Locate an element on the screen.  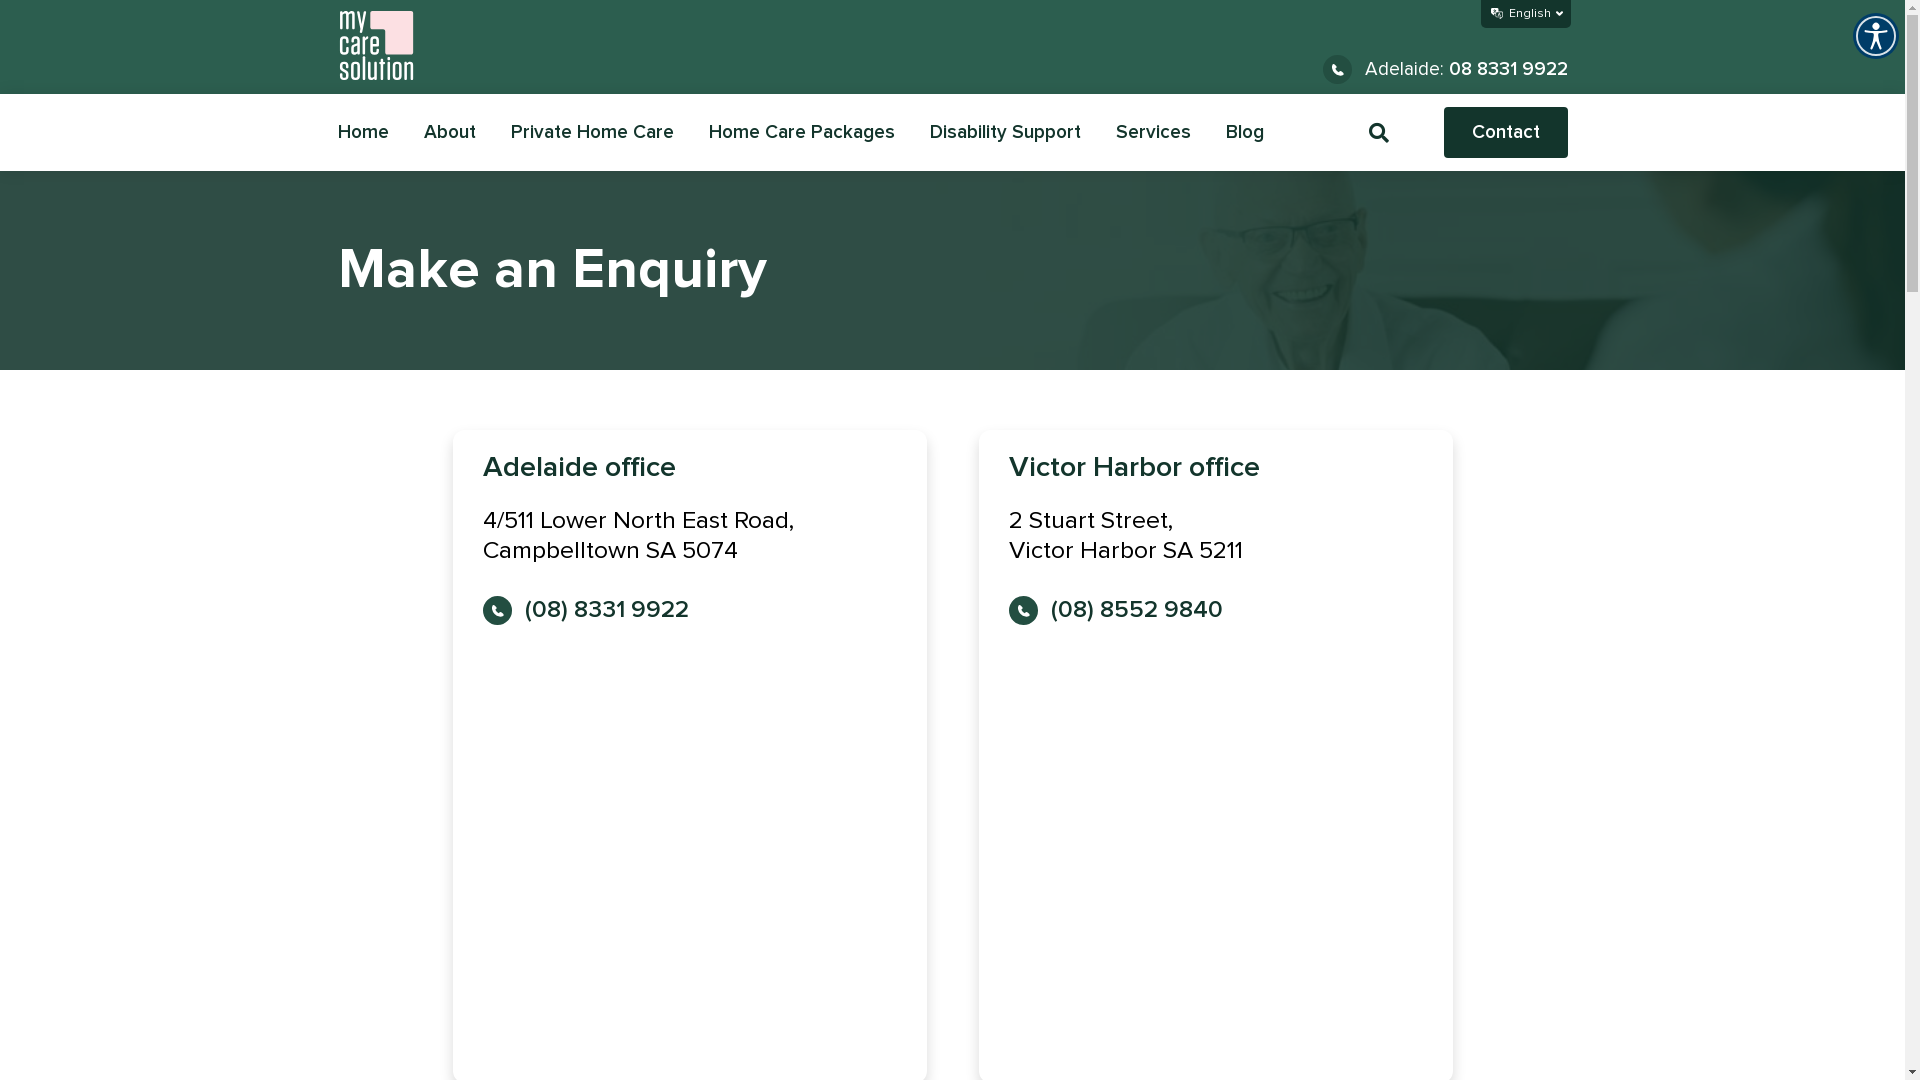
'Home Care Packages' is located at coordinates (801, 132).